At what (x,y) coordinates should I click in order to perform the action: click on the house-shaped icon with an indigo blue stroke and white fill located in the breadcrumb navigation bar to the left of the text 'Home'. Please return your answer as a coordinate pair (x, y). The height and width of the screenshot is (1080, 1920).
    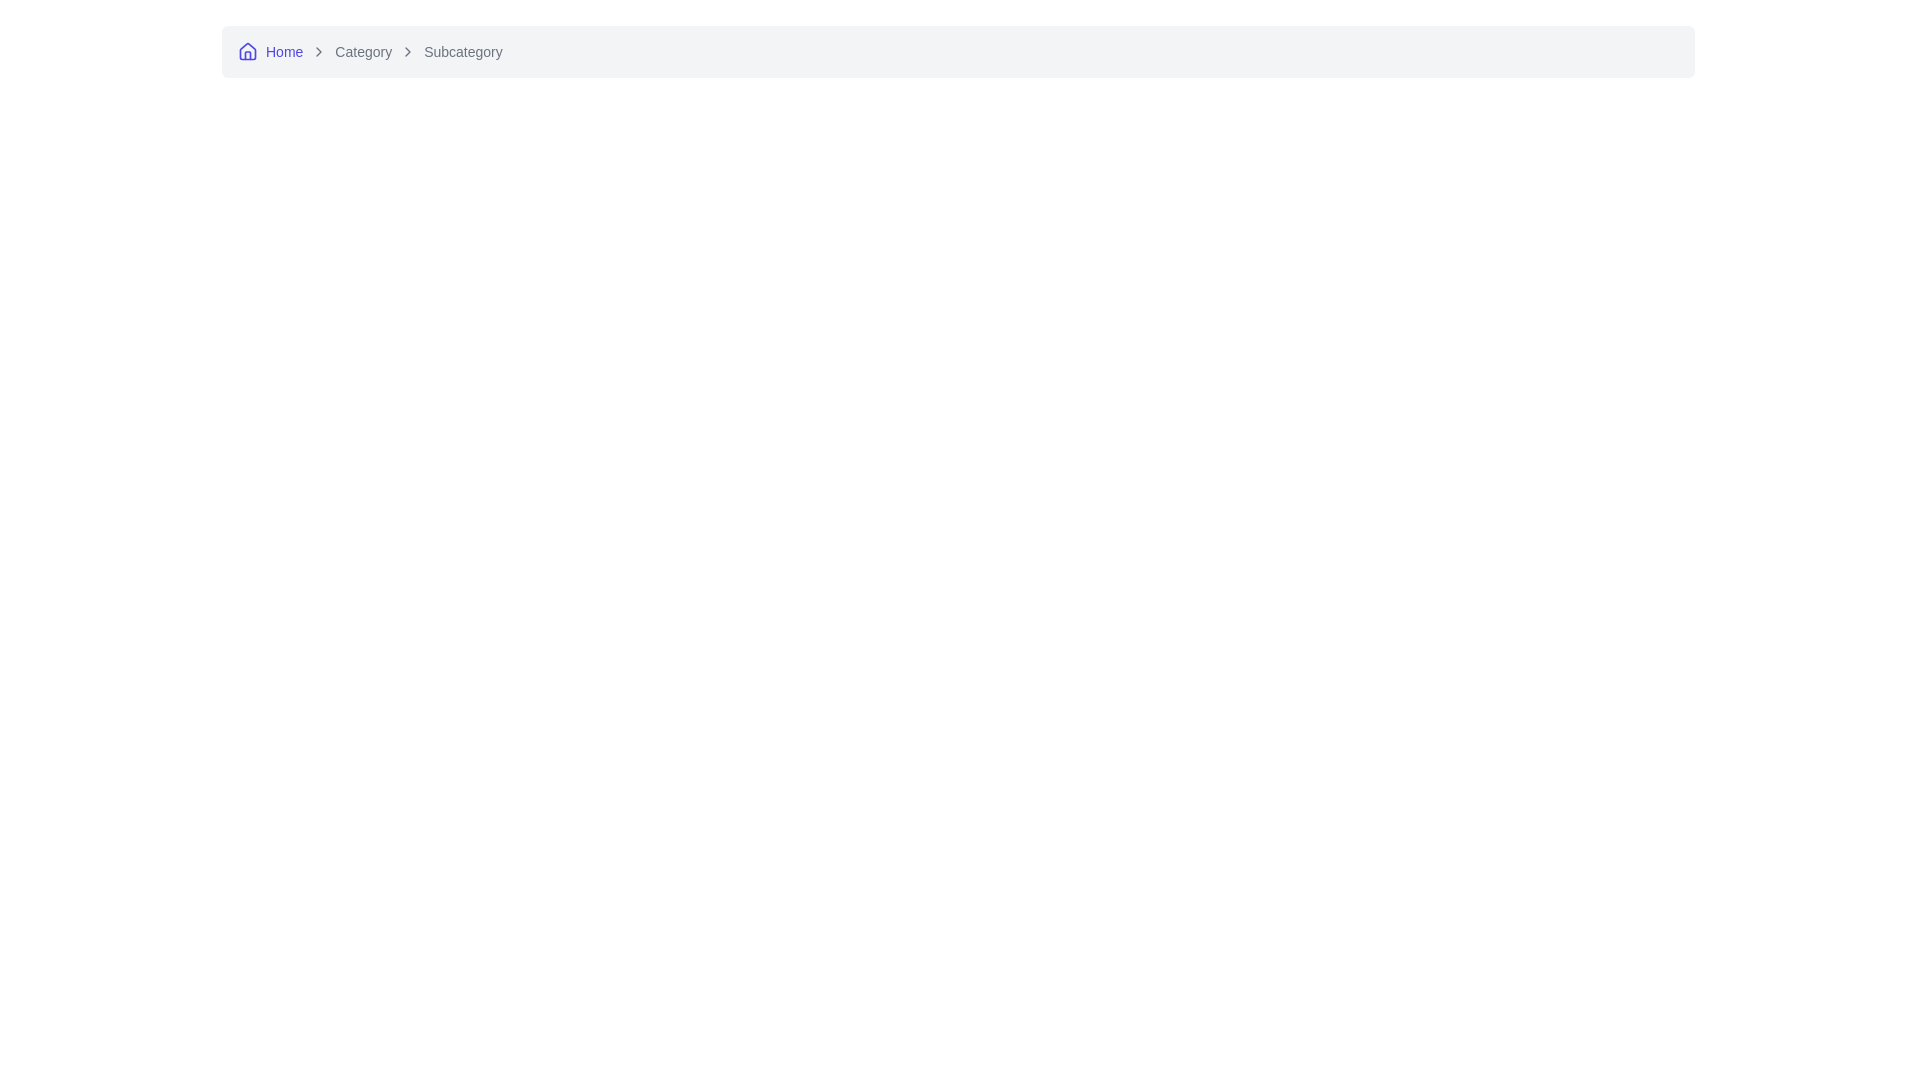
    Looking at the image, I should click on (247, 50).